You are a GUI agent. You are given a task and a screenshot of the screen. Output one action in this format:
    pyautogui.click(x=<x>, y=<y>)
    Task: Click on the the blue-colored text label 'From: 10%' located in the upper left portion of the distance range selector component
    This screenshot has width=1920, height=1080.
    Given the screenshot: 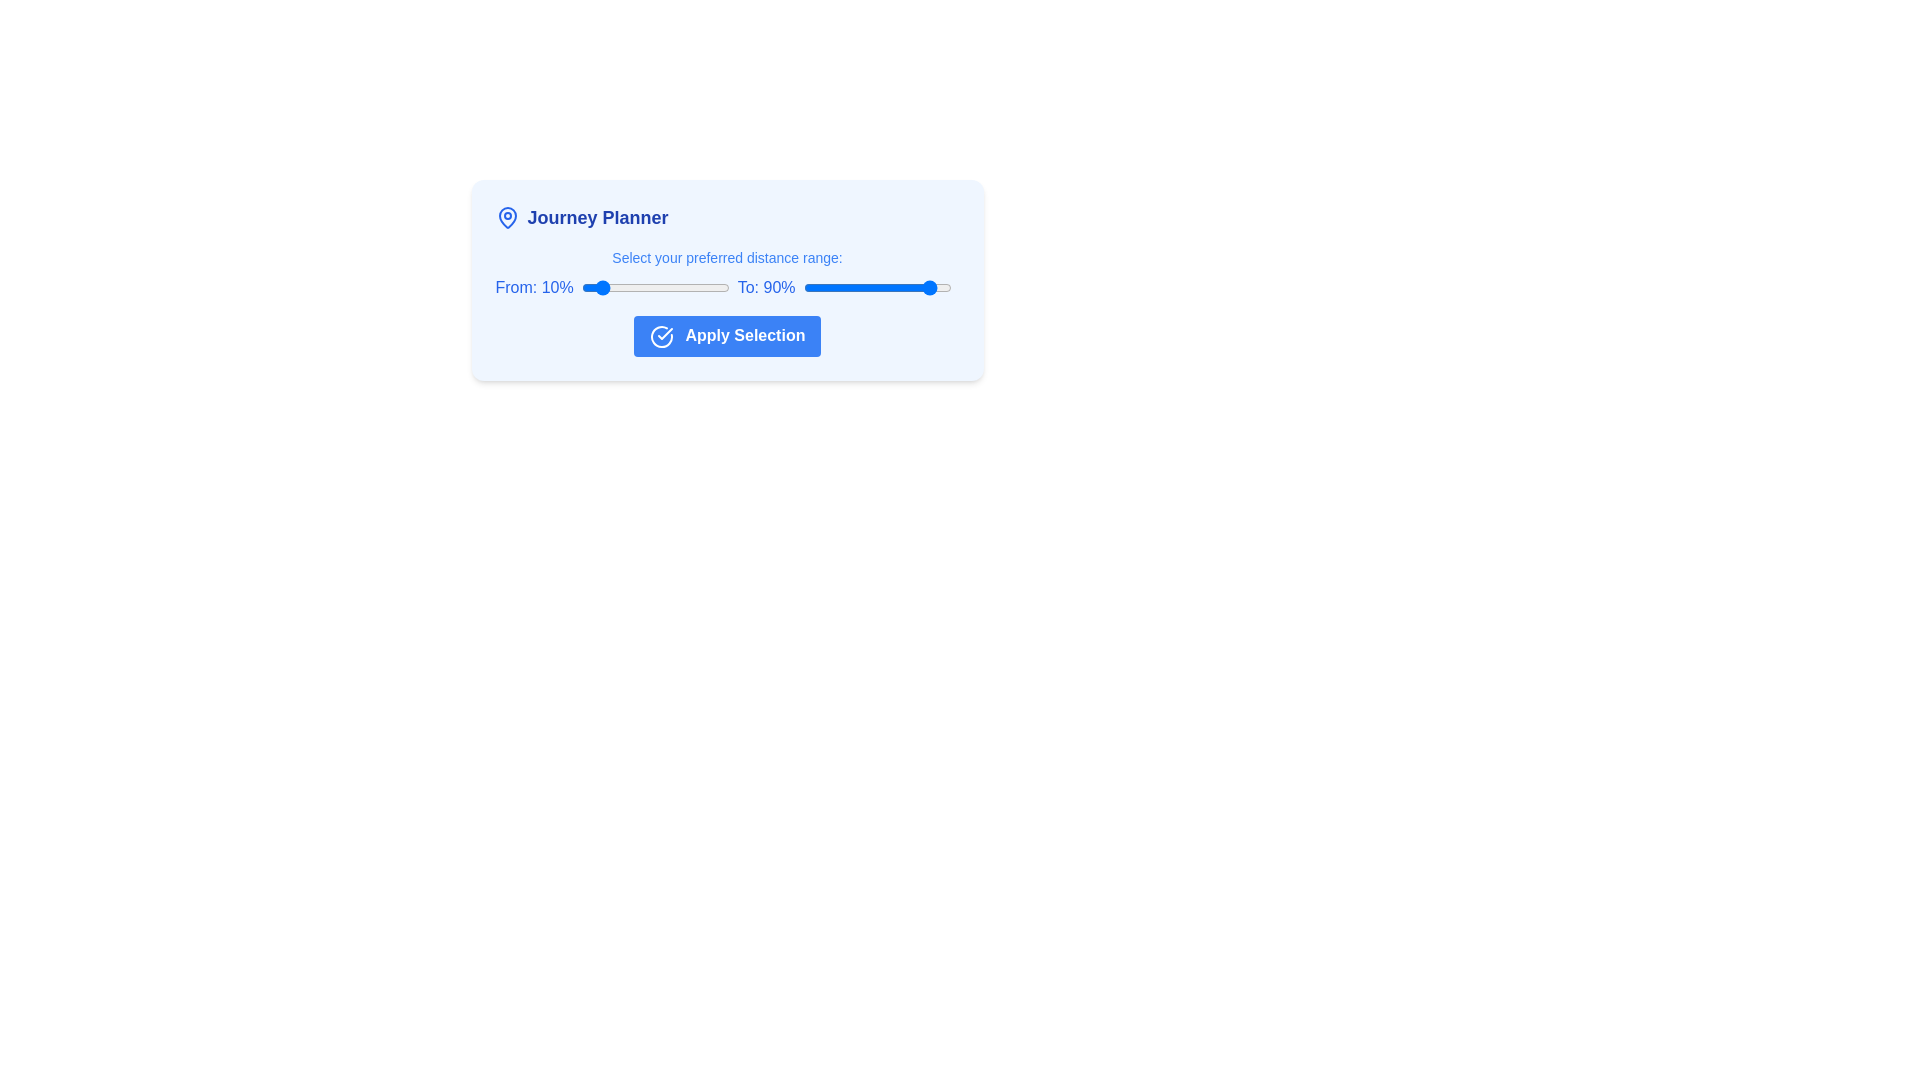 What is the action you would take?
    pyautogui.click(x=534, y=288)
    